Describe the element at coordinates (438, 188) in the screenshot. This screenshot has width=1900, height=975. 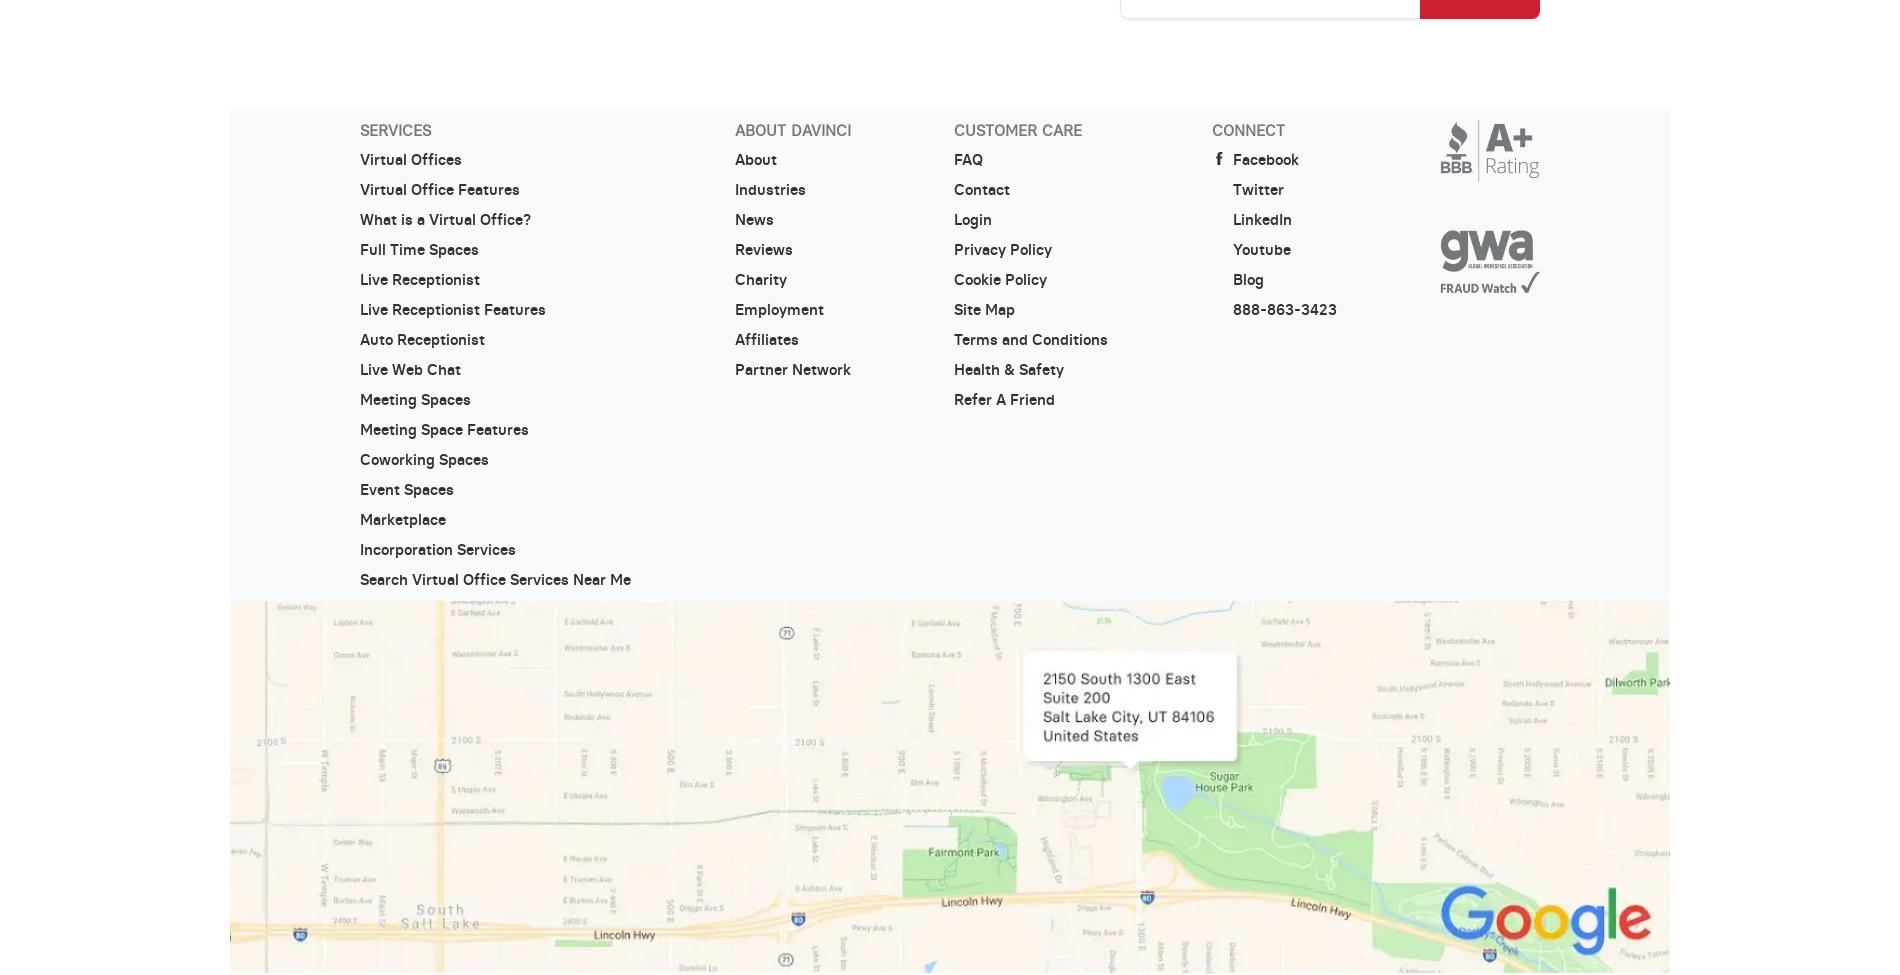
I see `'Virtual Office Features'` at that location.